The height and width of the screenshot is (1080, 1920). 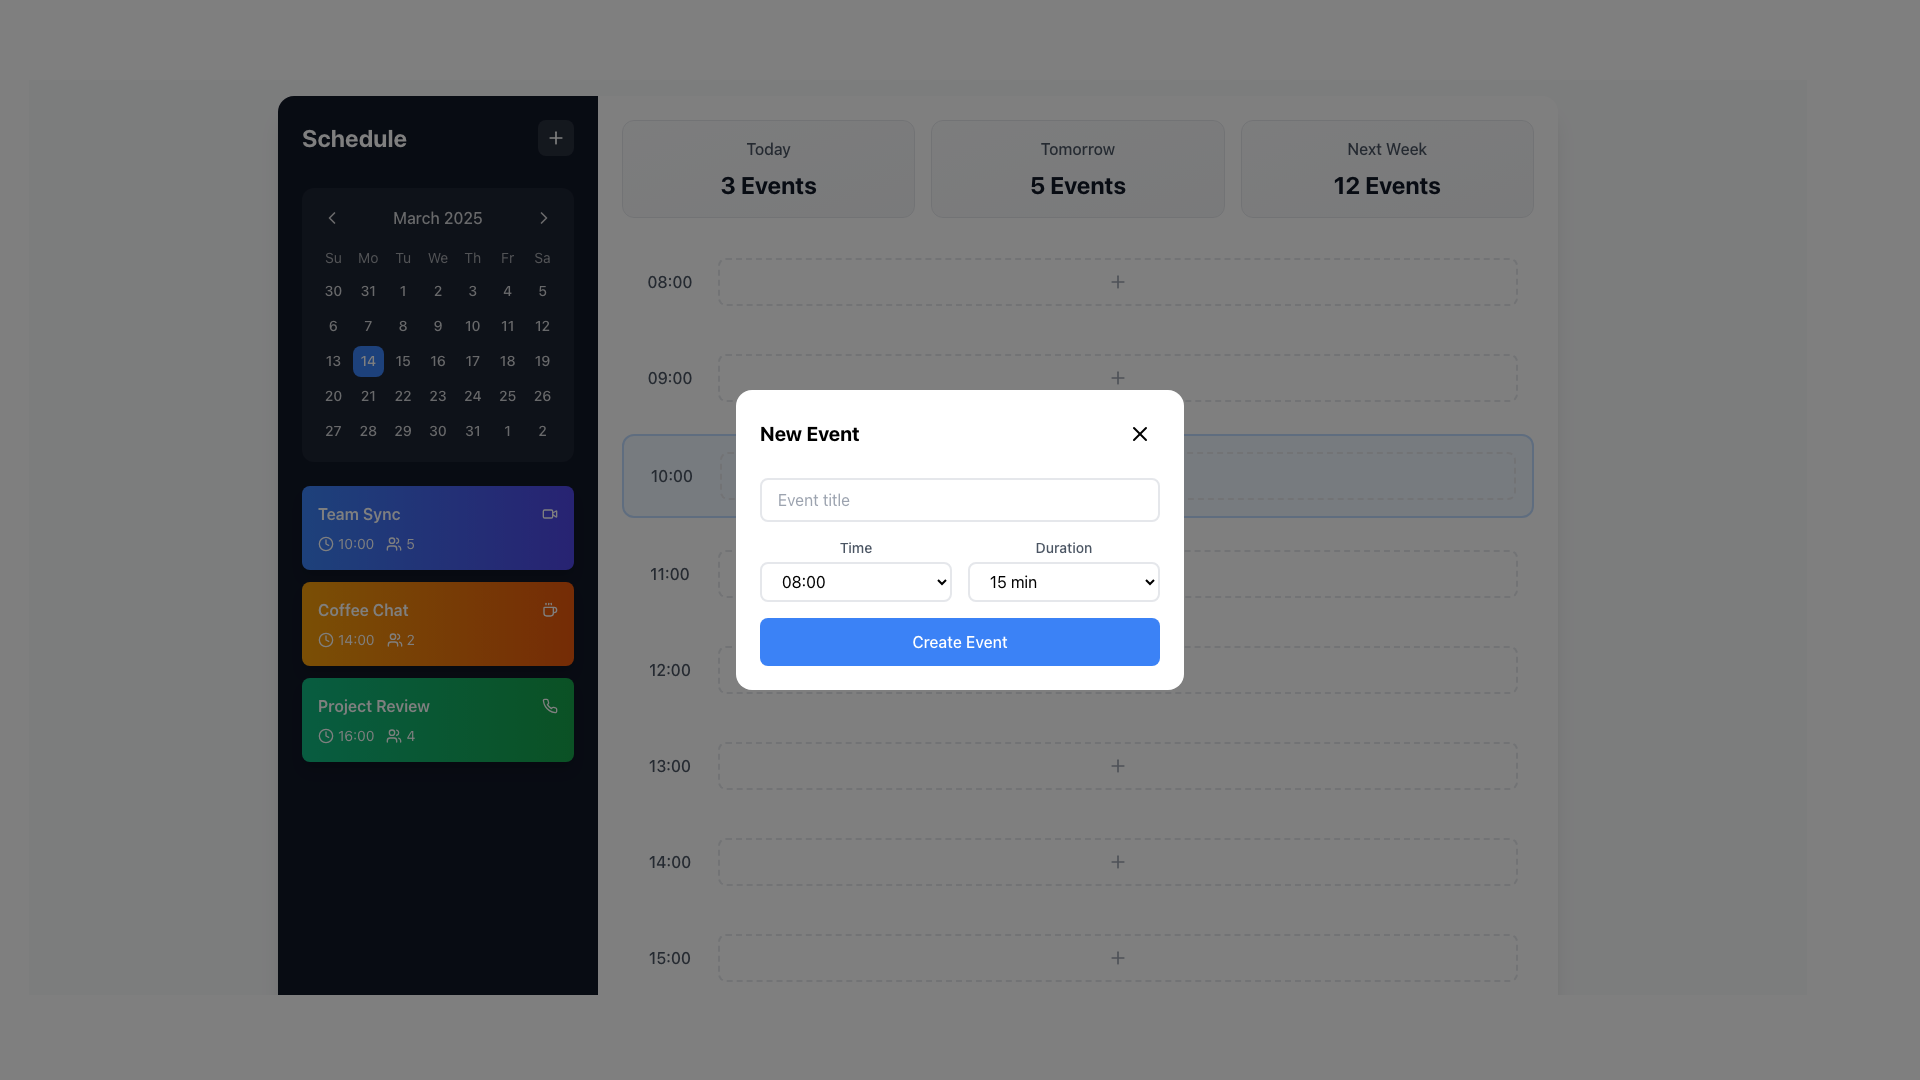 I want to click on the text label displaying the start time of the event 'Project Review', which is located on the left side of a group of aligned elements within a green background section, so click(x=346, y=736).